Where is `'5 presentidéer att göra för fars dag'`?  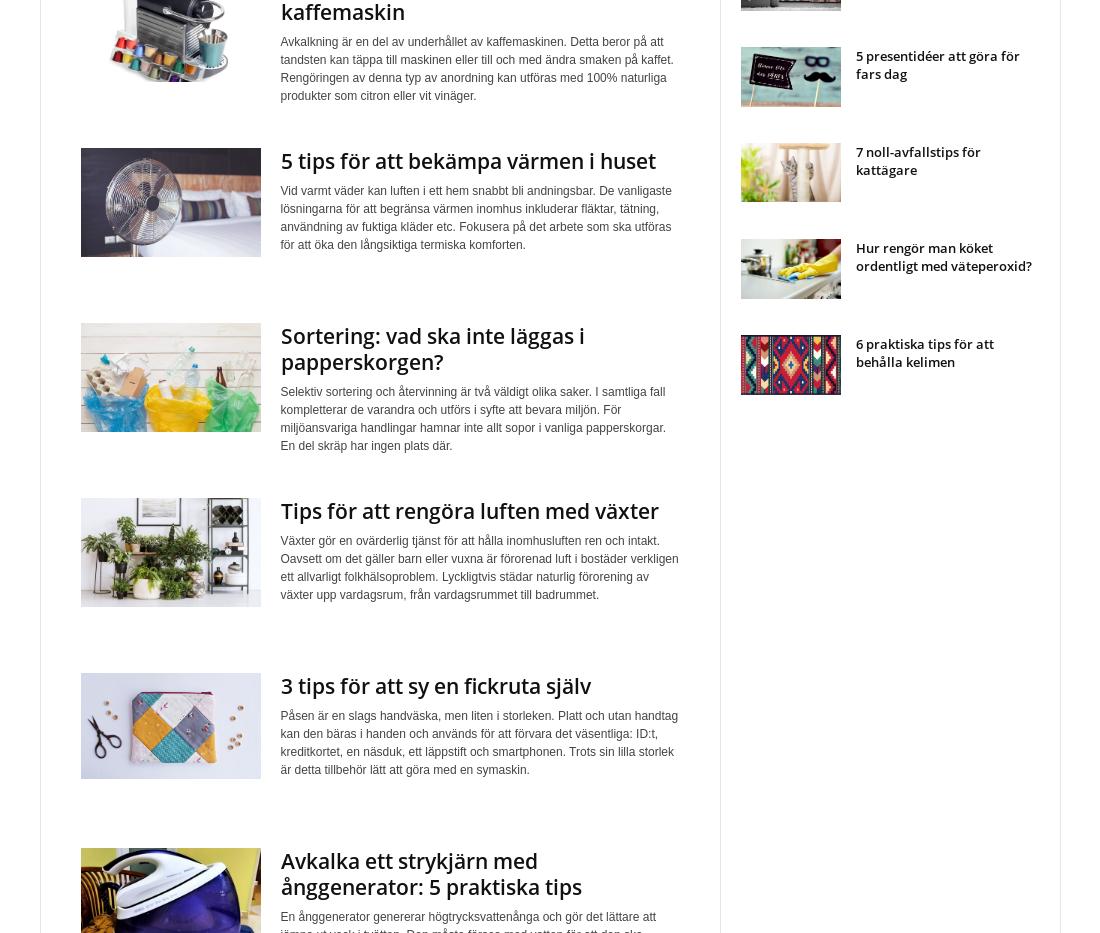 '5 presentidéer att göra för fars dag' is located at coordinates (936, 64).